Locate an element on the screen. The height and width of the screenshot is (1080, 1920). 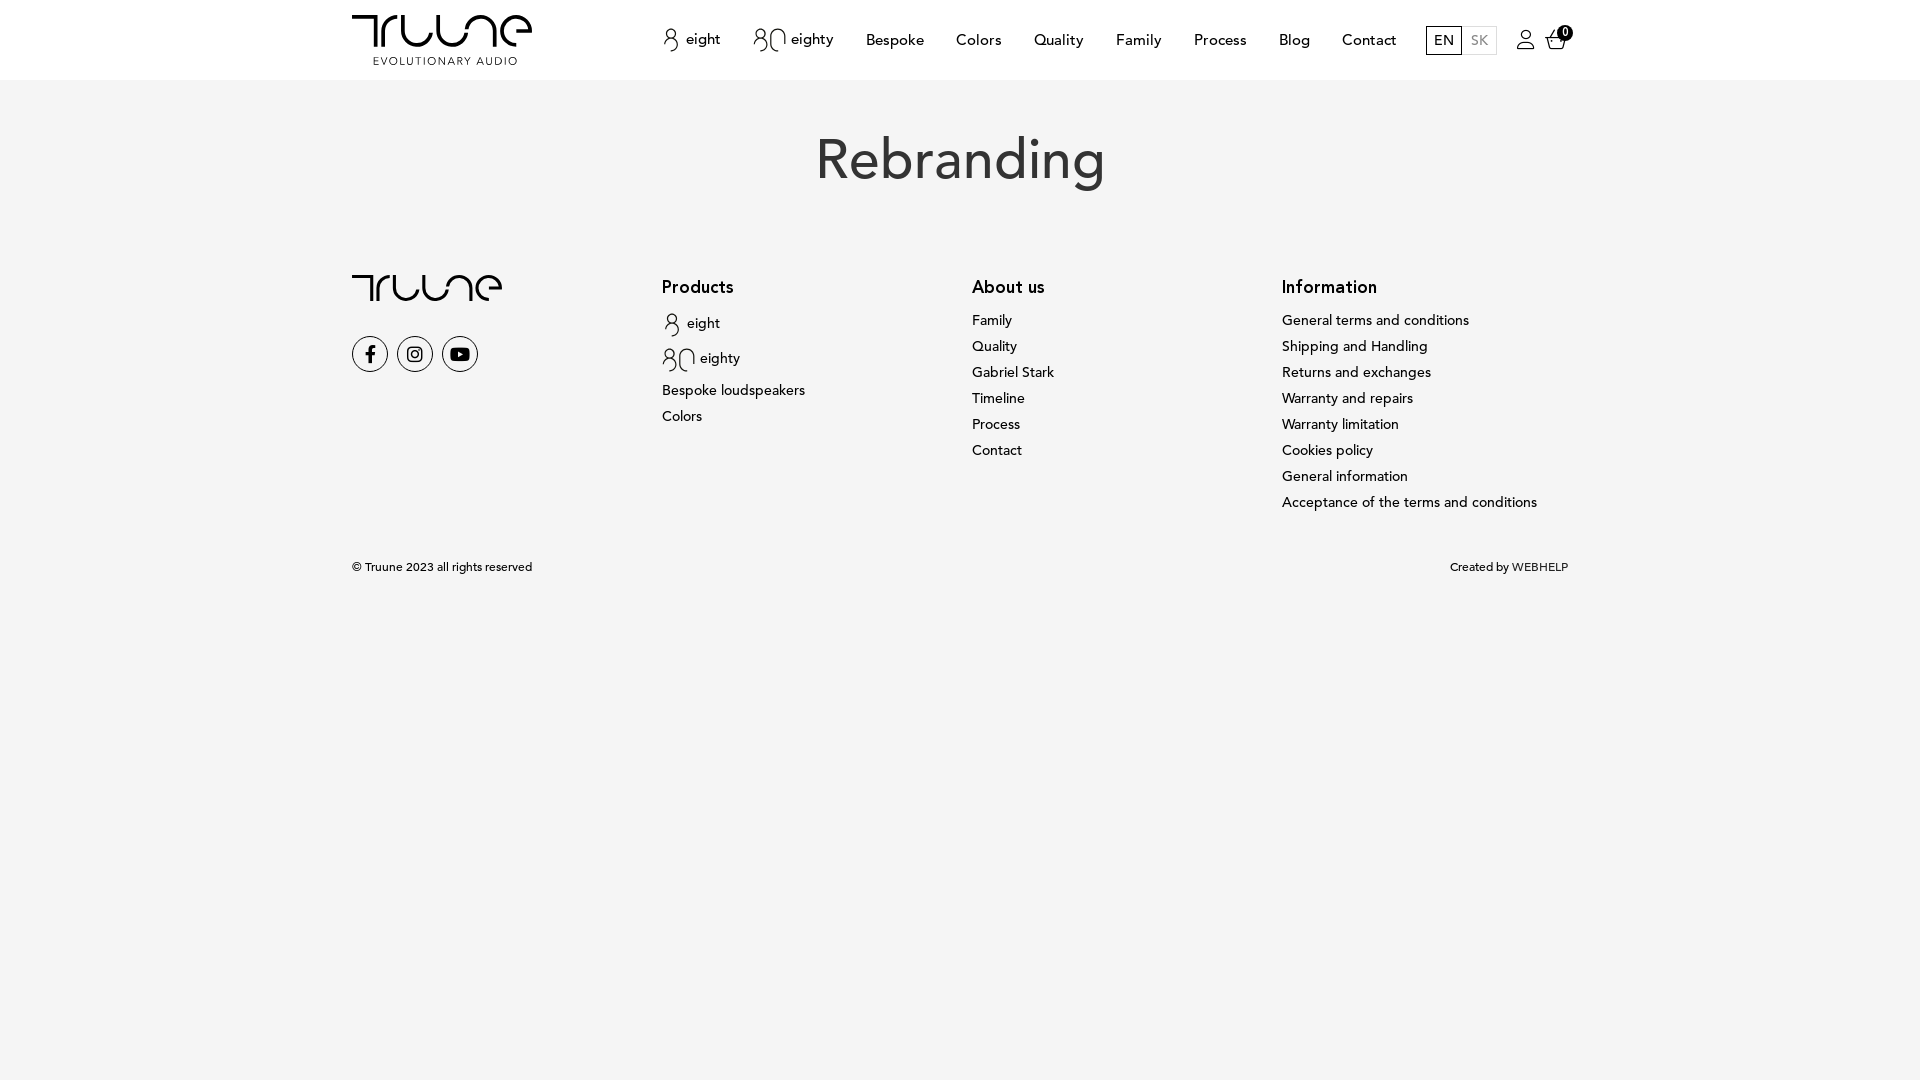
'Blog' is located at coordinates (1294, 39).